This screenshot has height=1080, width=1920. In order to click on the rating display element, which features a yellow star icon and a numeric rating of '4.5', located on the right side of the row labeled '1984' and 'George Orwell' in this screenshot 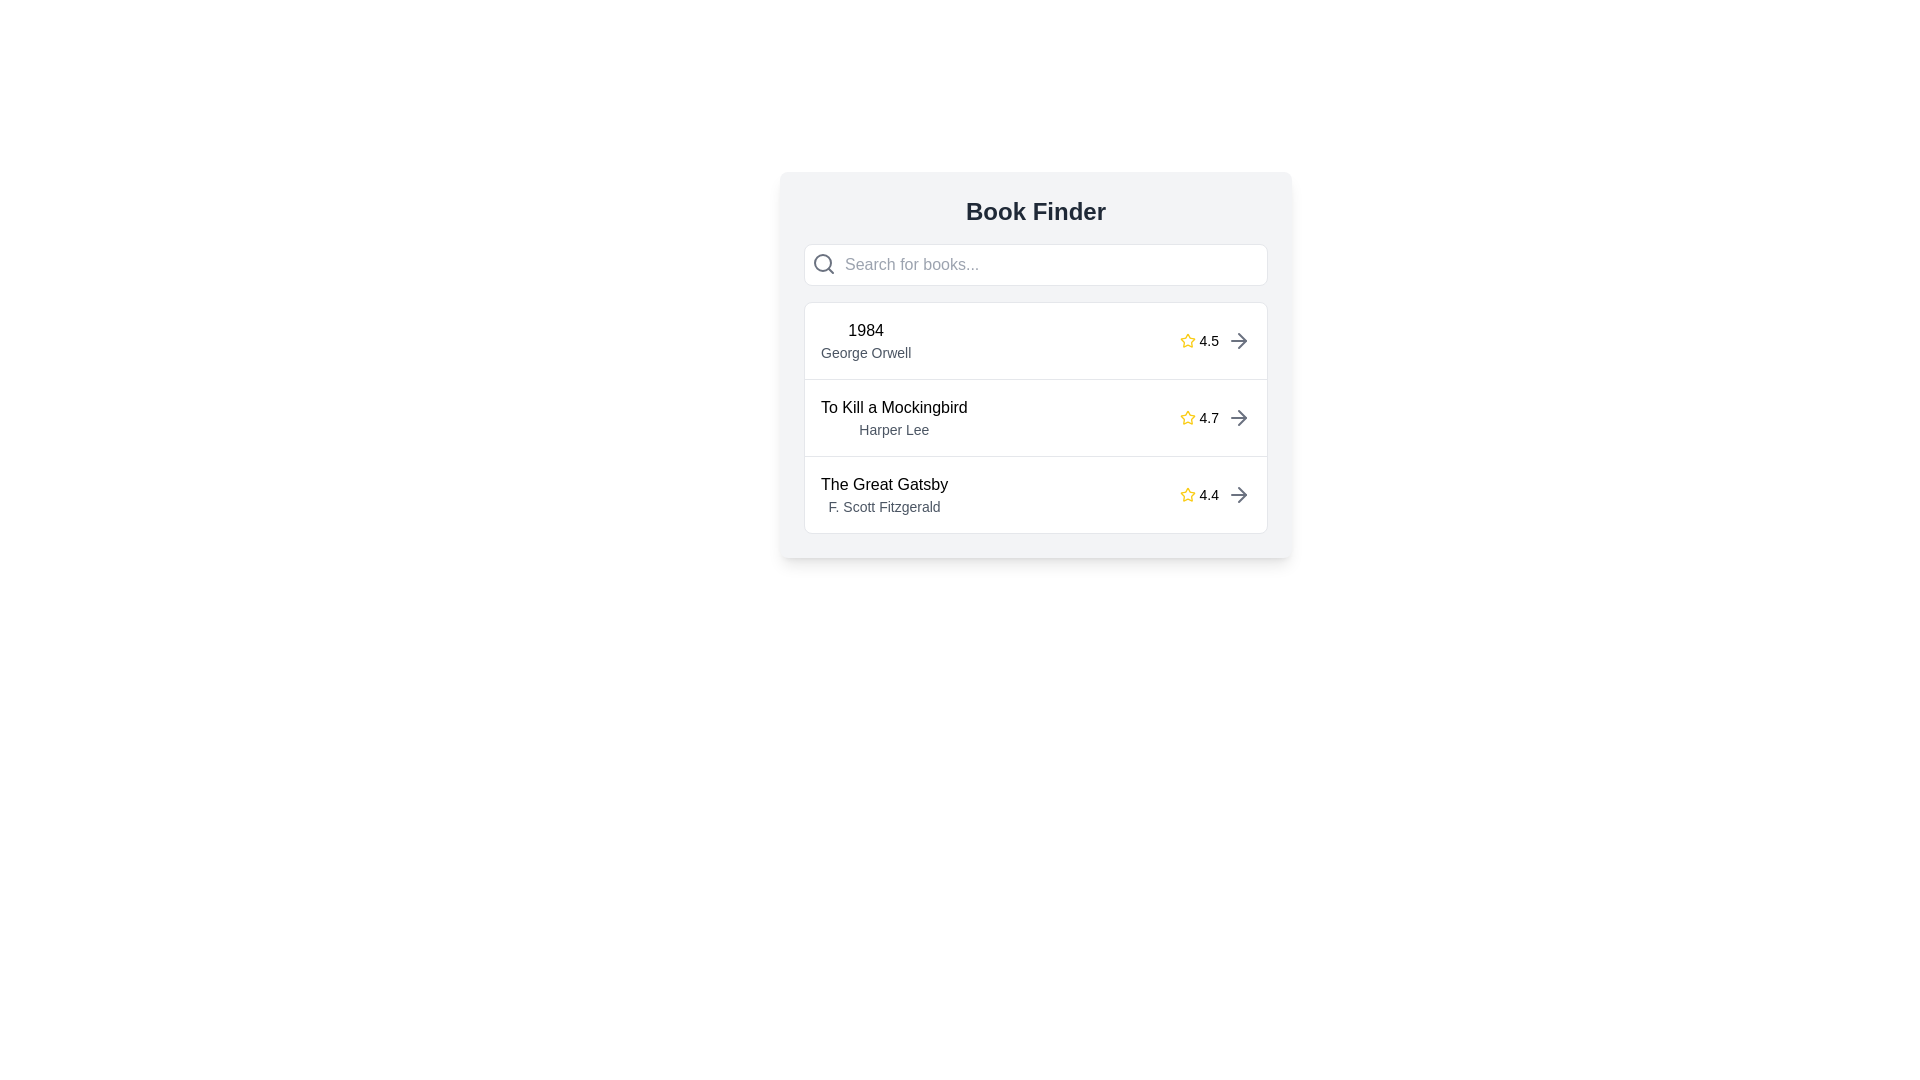, I will do `click(1199, 339)`.